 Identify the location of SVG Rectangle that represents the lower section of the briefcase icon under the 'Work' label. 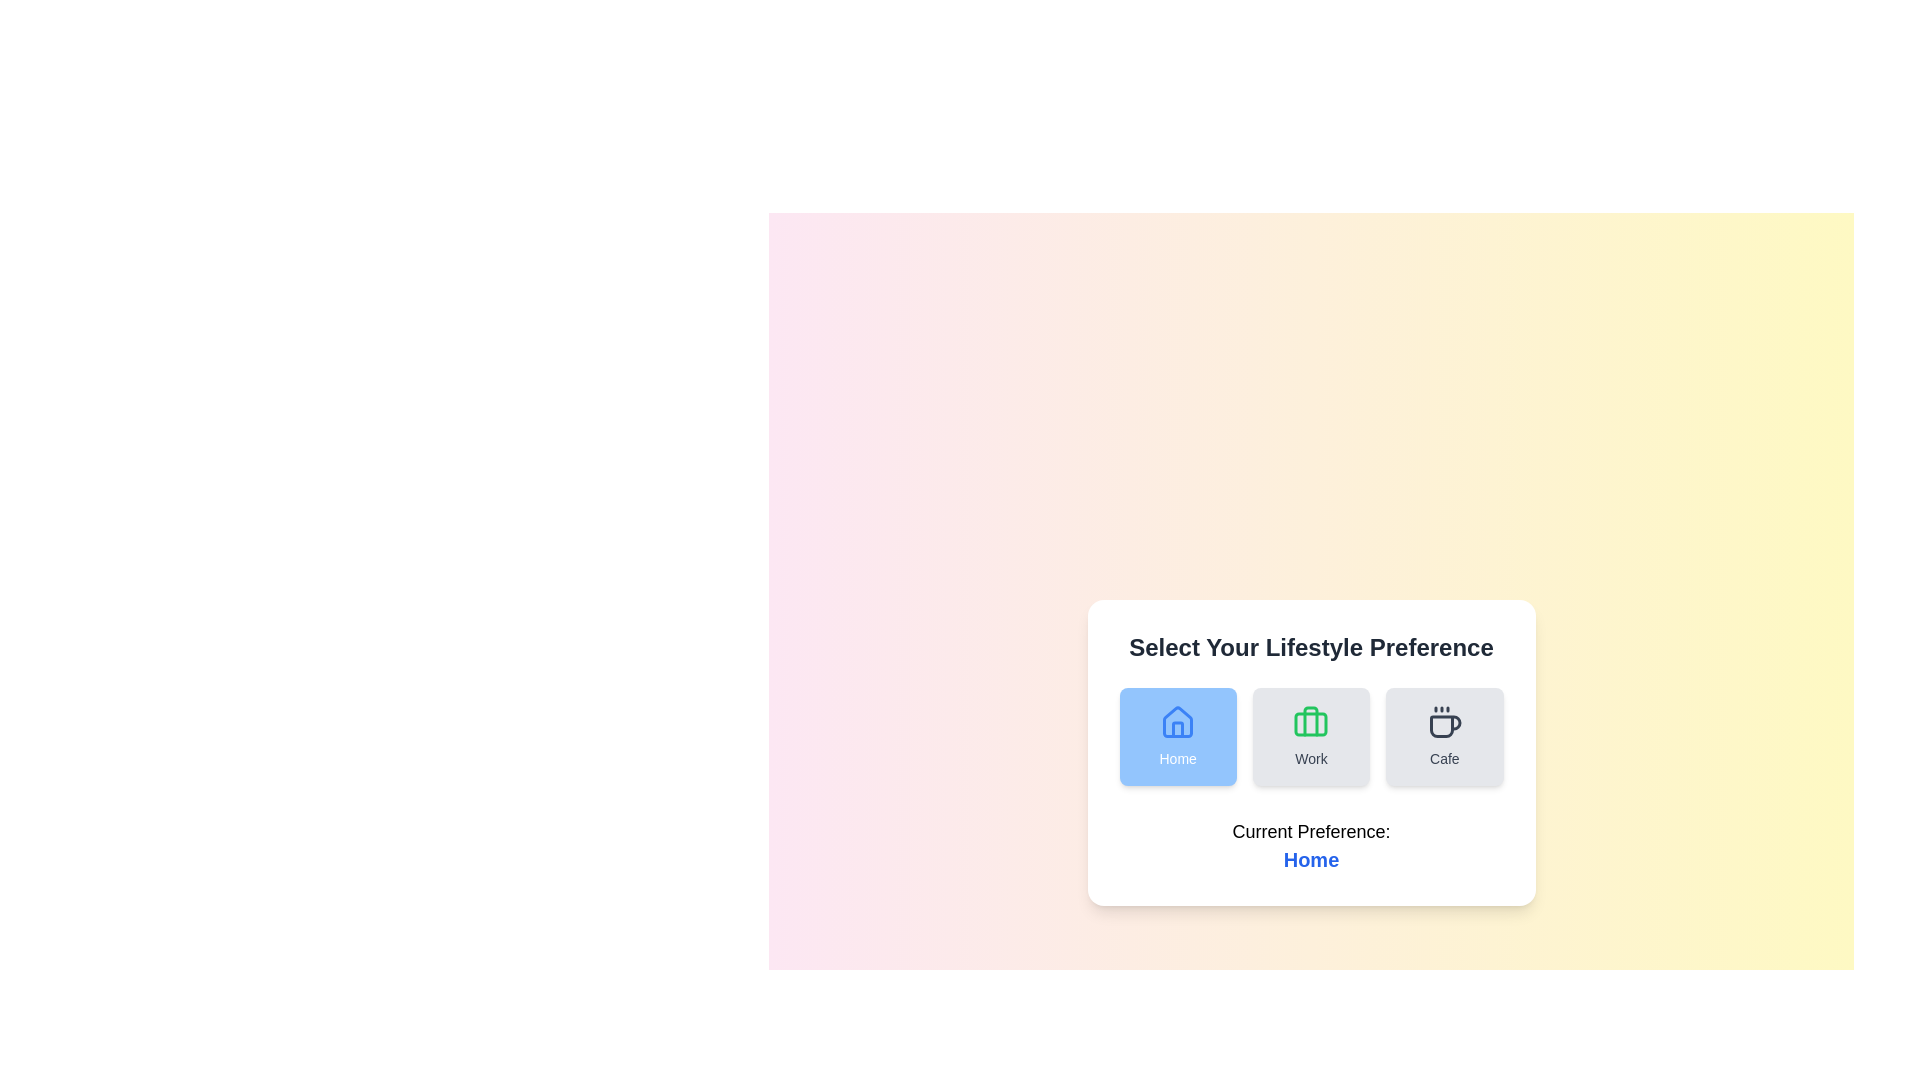
(1311, 724).